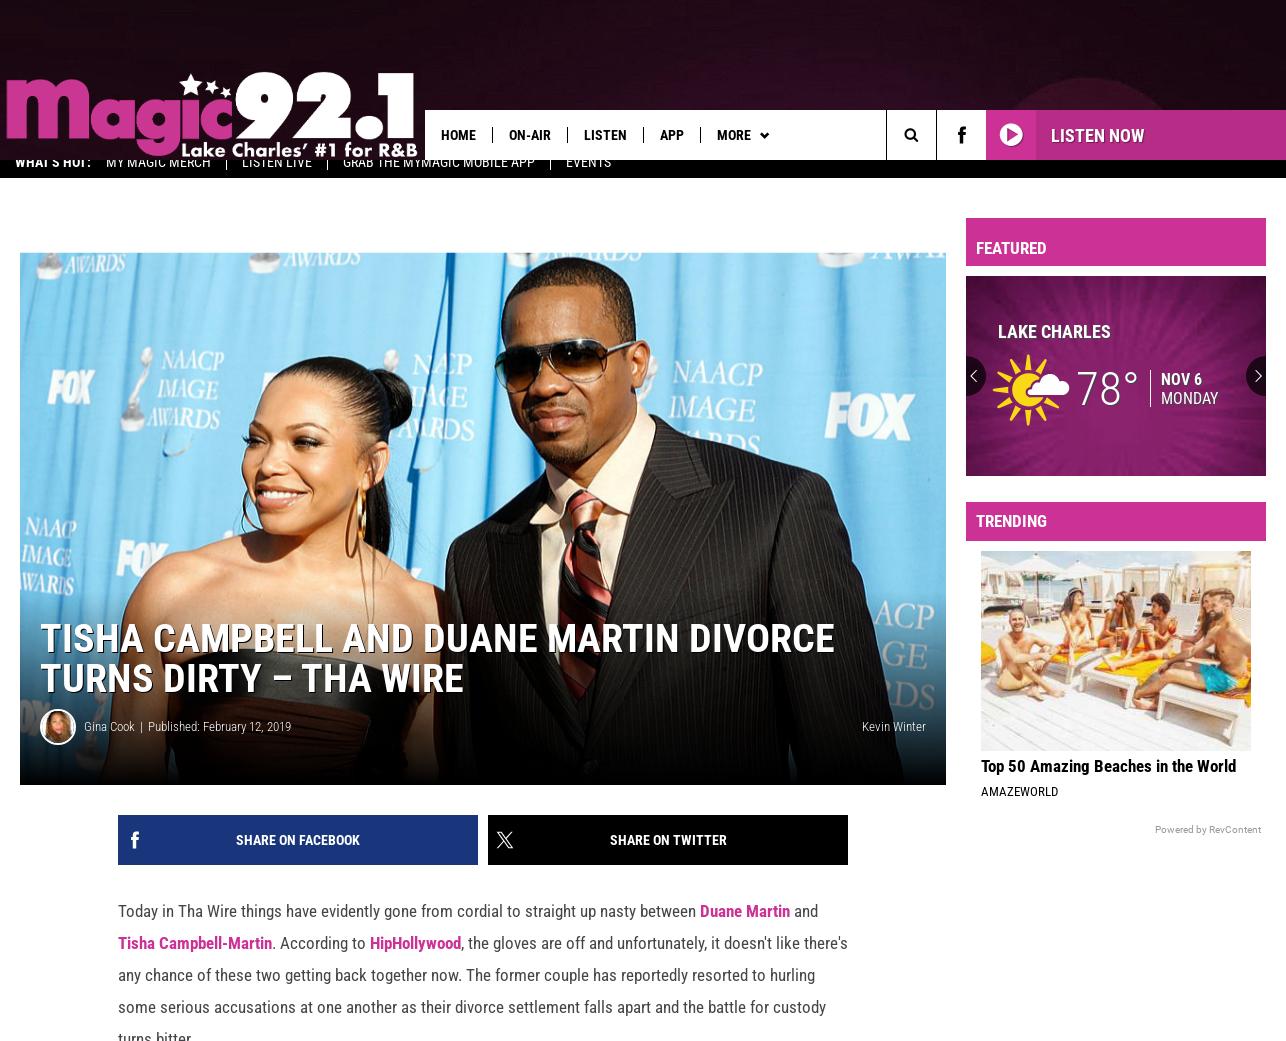 Image resolution: width=1286 pixels, height=1041 pixels. I want to click on 'My Magic Merch', so click(105, 176).